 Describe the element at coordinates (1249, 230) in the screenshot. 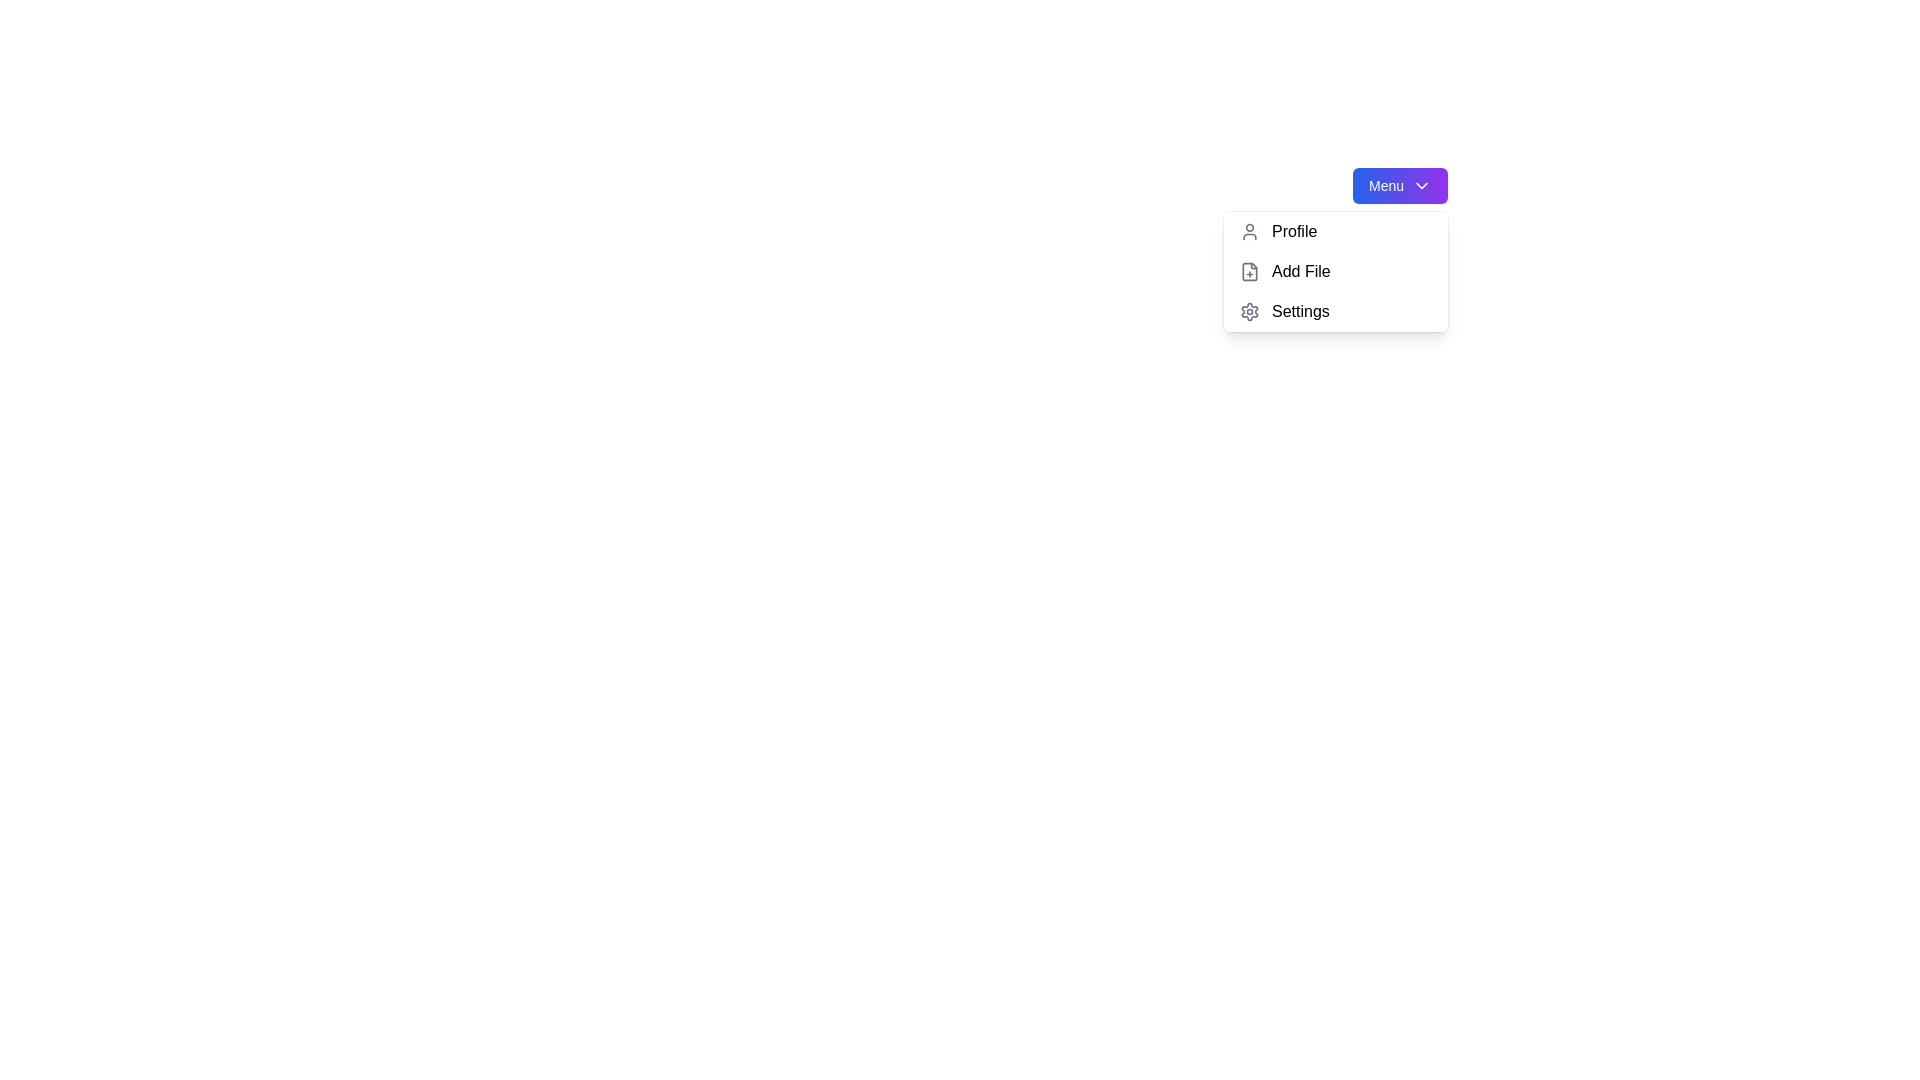

I see `the 'Profile' icon in the dropdown menu that opens from the 'Menu' button located in the top-right corner of the interface` at that location.